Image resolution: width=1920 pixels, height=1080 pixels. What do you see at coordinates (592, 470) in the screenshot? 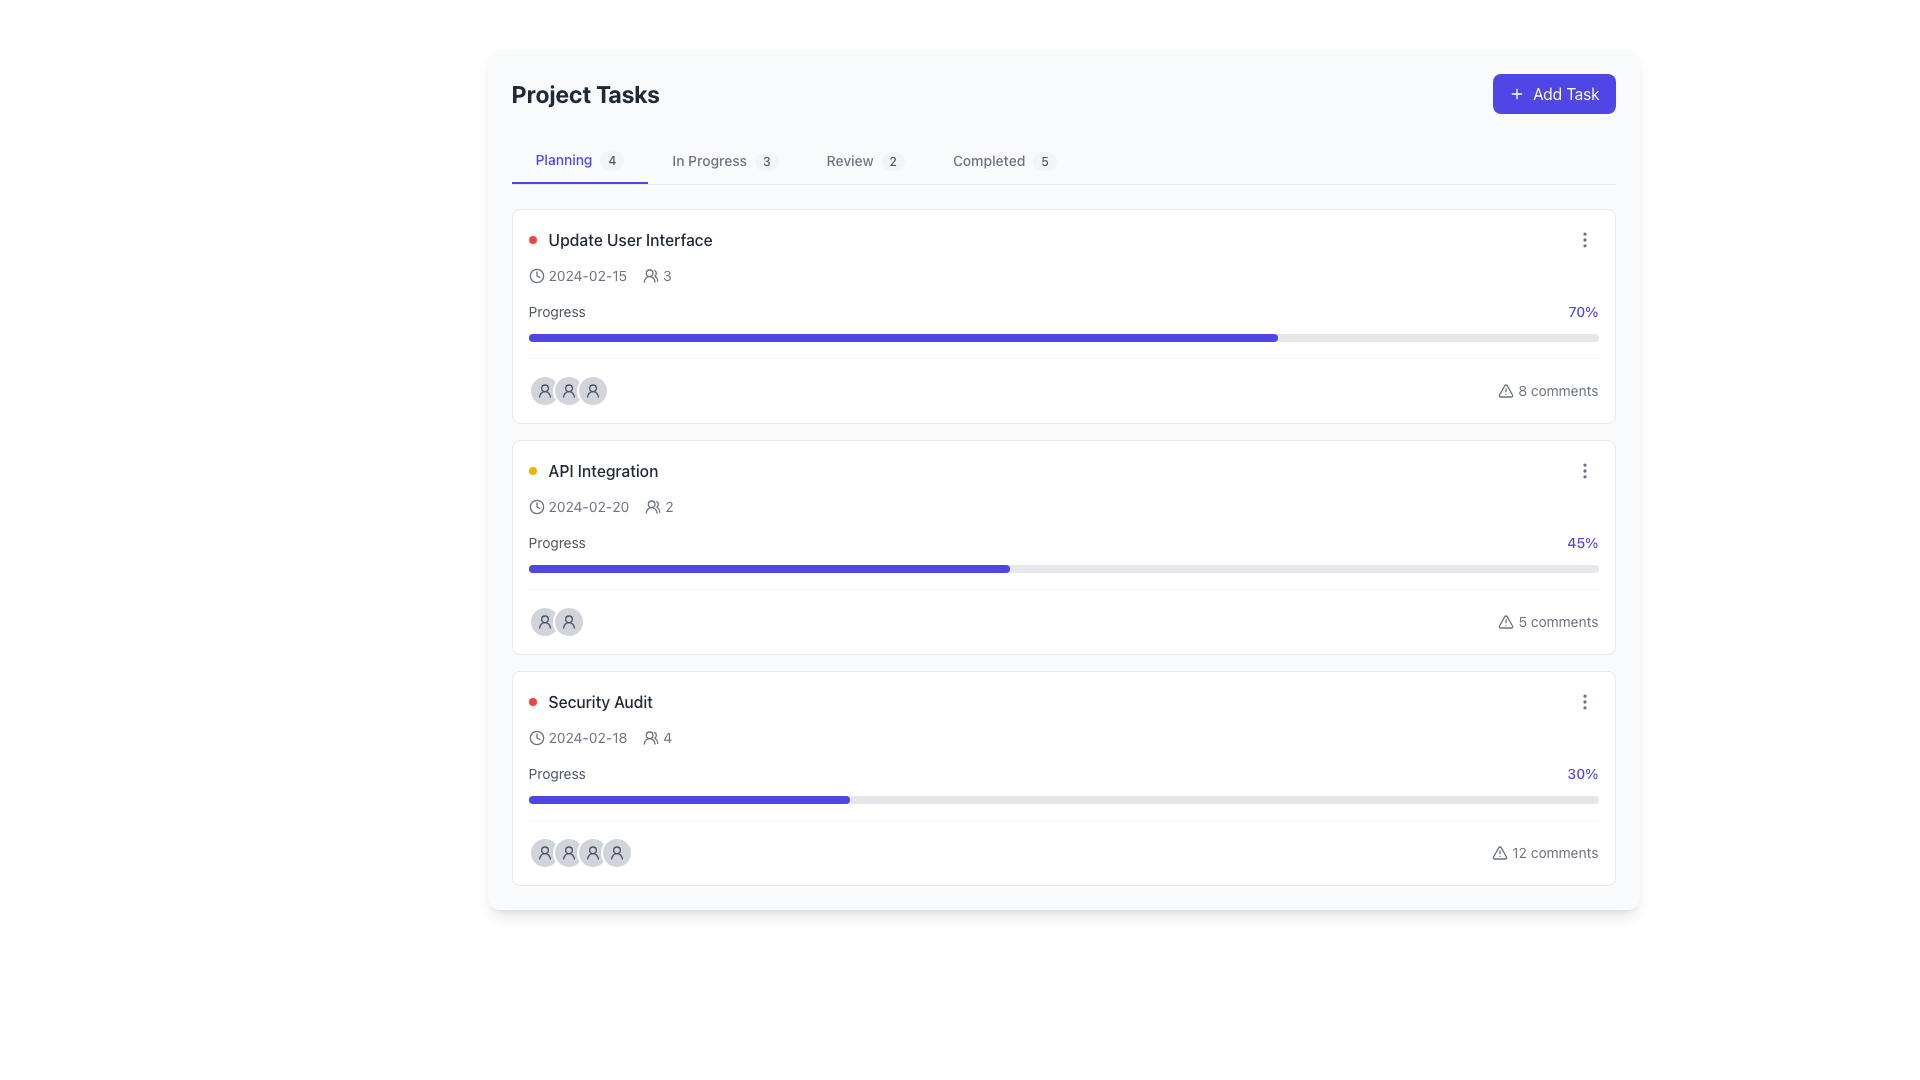
I see `displayed text from the text label titled 'API Integration' located in the second task card of the 'Planning' section, positioned between the cards for 'Update User Interface' and 'Security Audit.'` at bounding box center [592, 470].